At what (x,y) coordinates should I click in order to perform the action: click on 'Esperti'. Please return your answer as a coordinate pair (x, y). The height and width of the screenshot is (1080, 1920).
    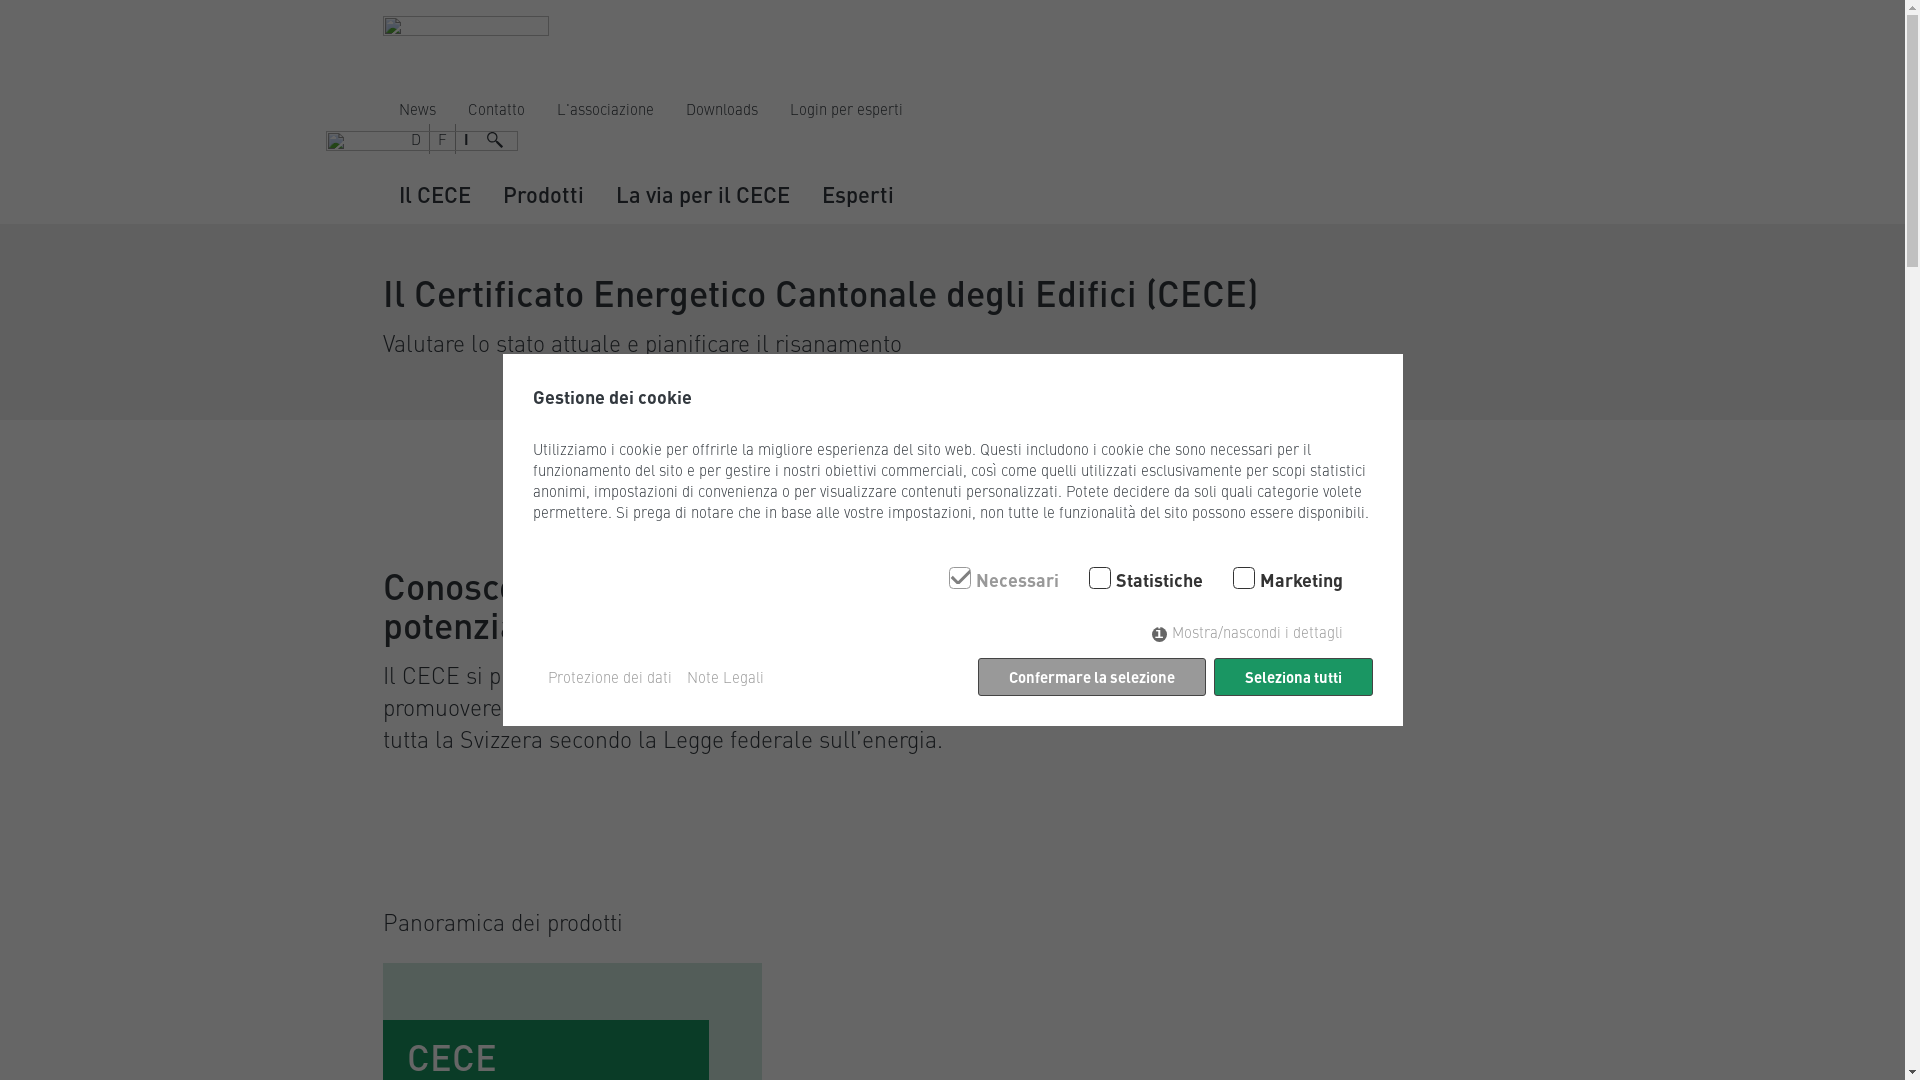
    Looking at the image, I should click on (858, 194).